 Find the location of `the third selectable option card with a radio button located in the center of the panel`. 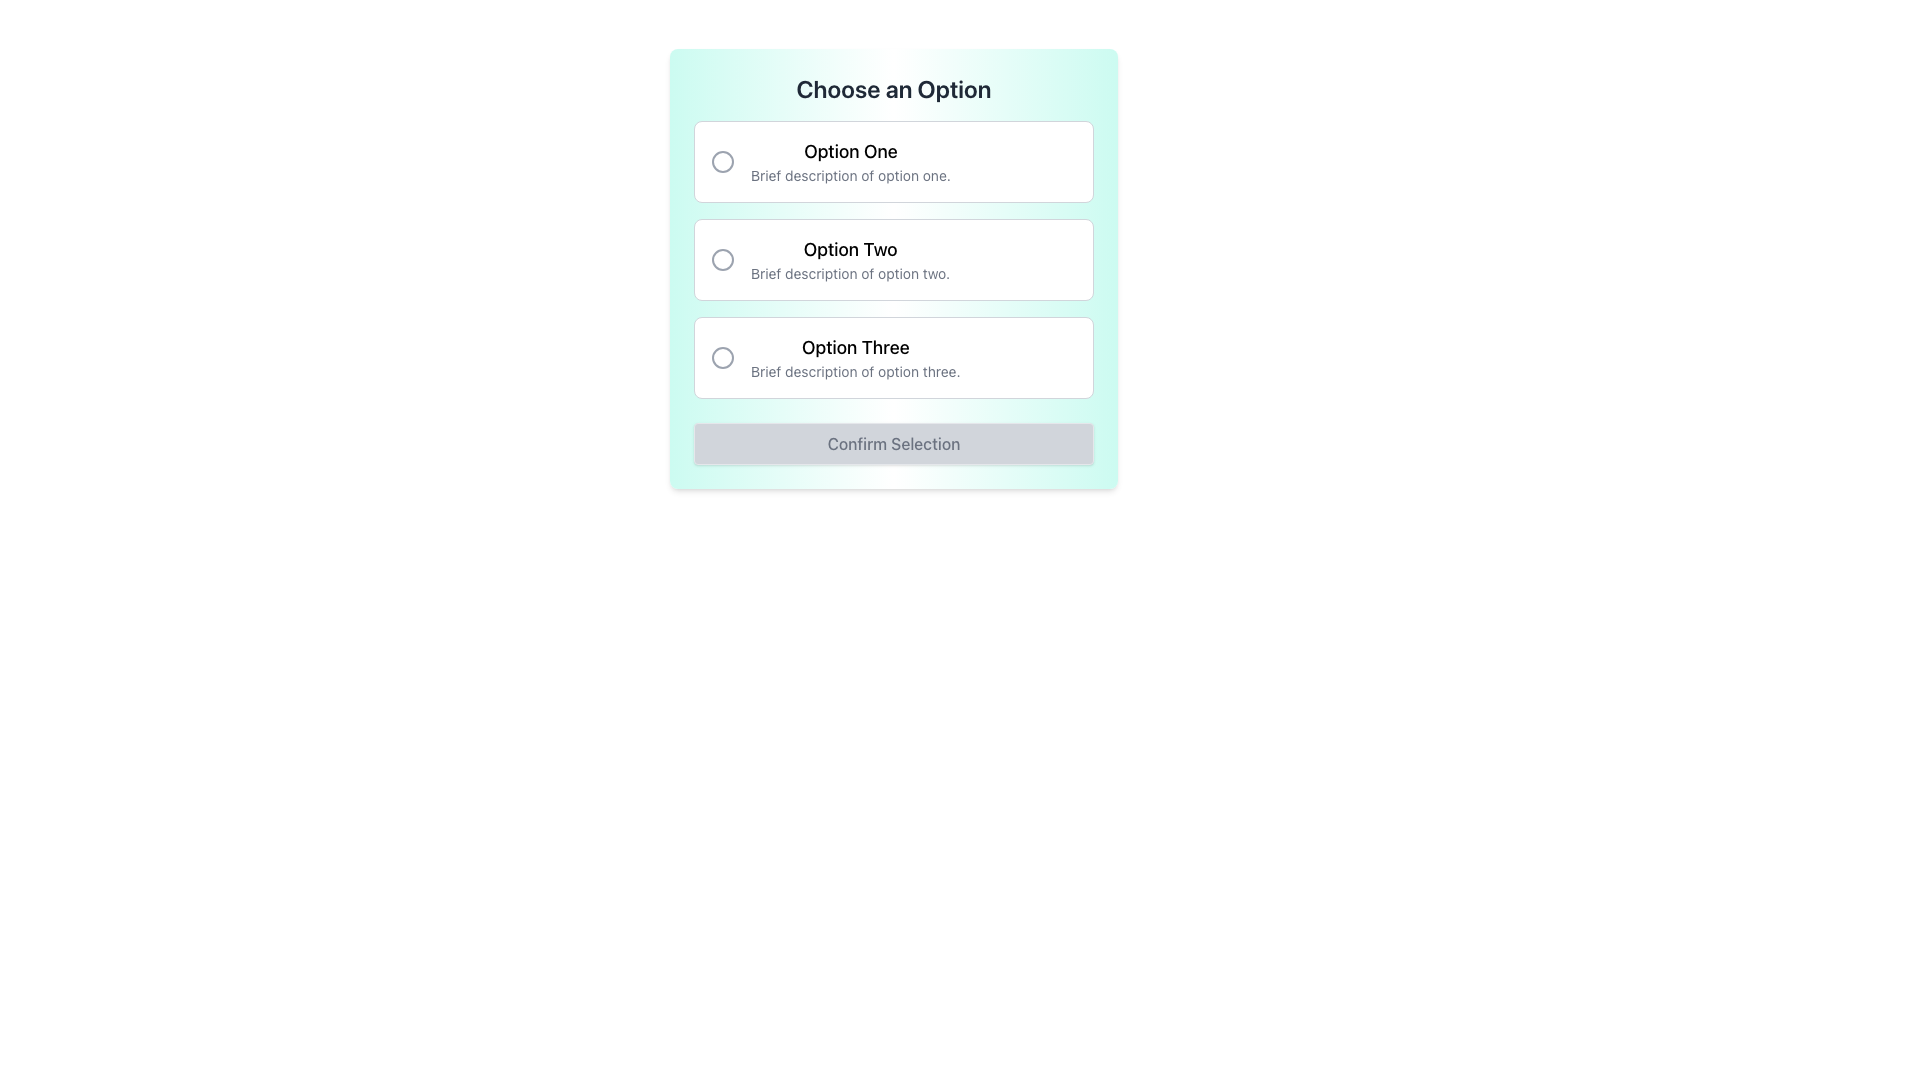

the third selectable option card with a radio button located in the center of the panel is located at coordinates (892, 357).